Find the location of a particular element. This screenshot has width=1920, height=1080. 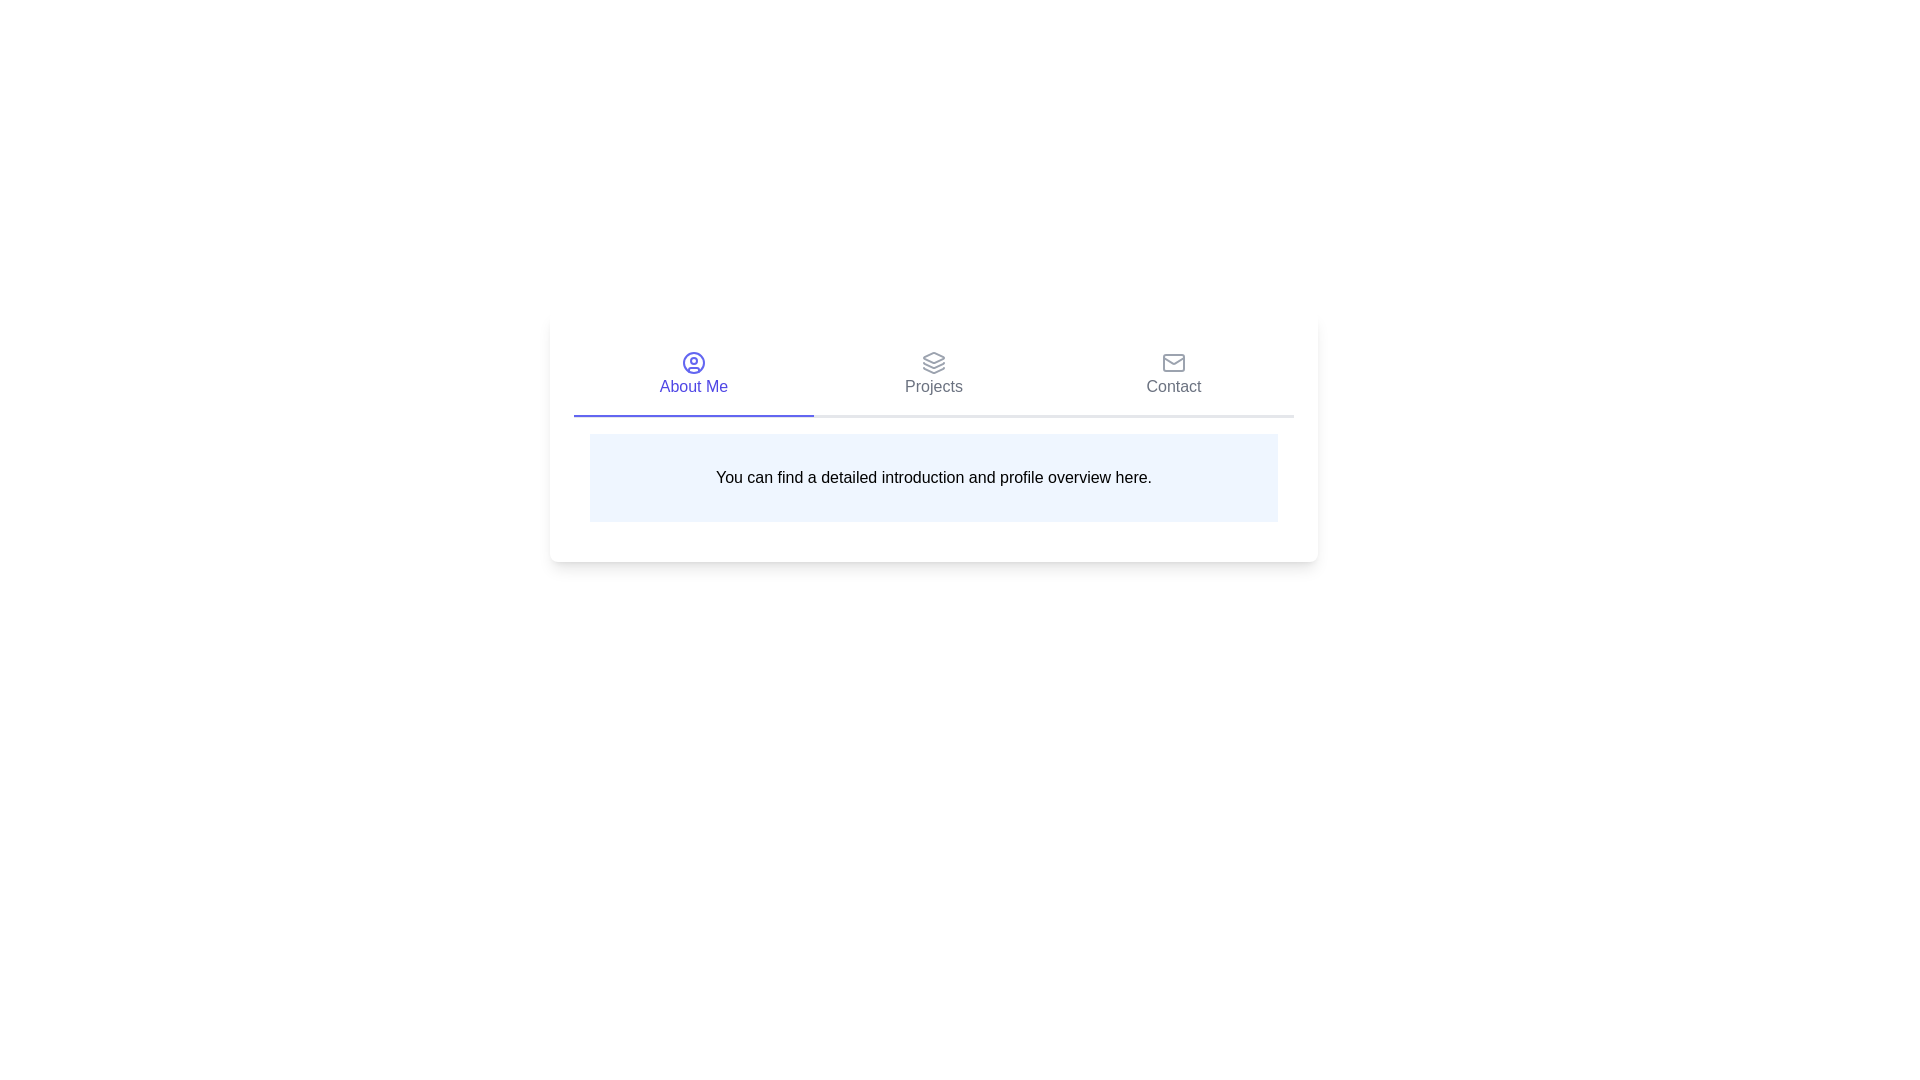

the Projects tab by clicking on its button is located at coordinates (933, 375).